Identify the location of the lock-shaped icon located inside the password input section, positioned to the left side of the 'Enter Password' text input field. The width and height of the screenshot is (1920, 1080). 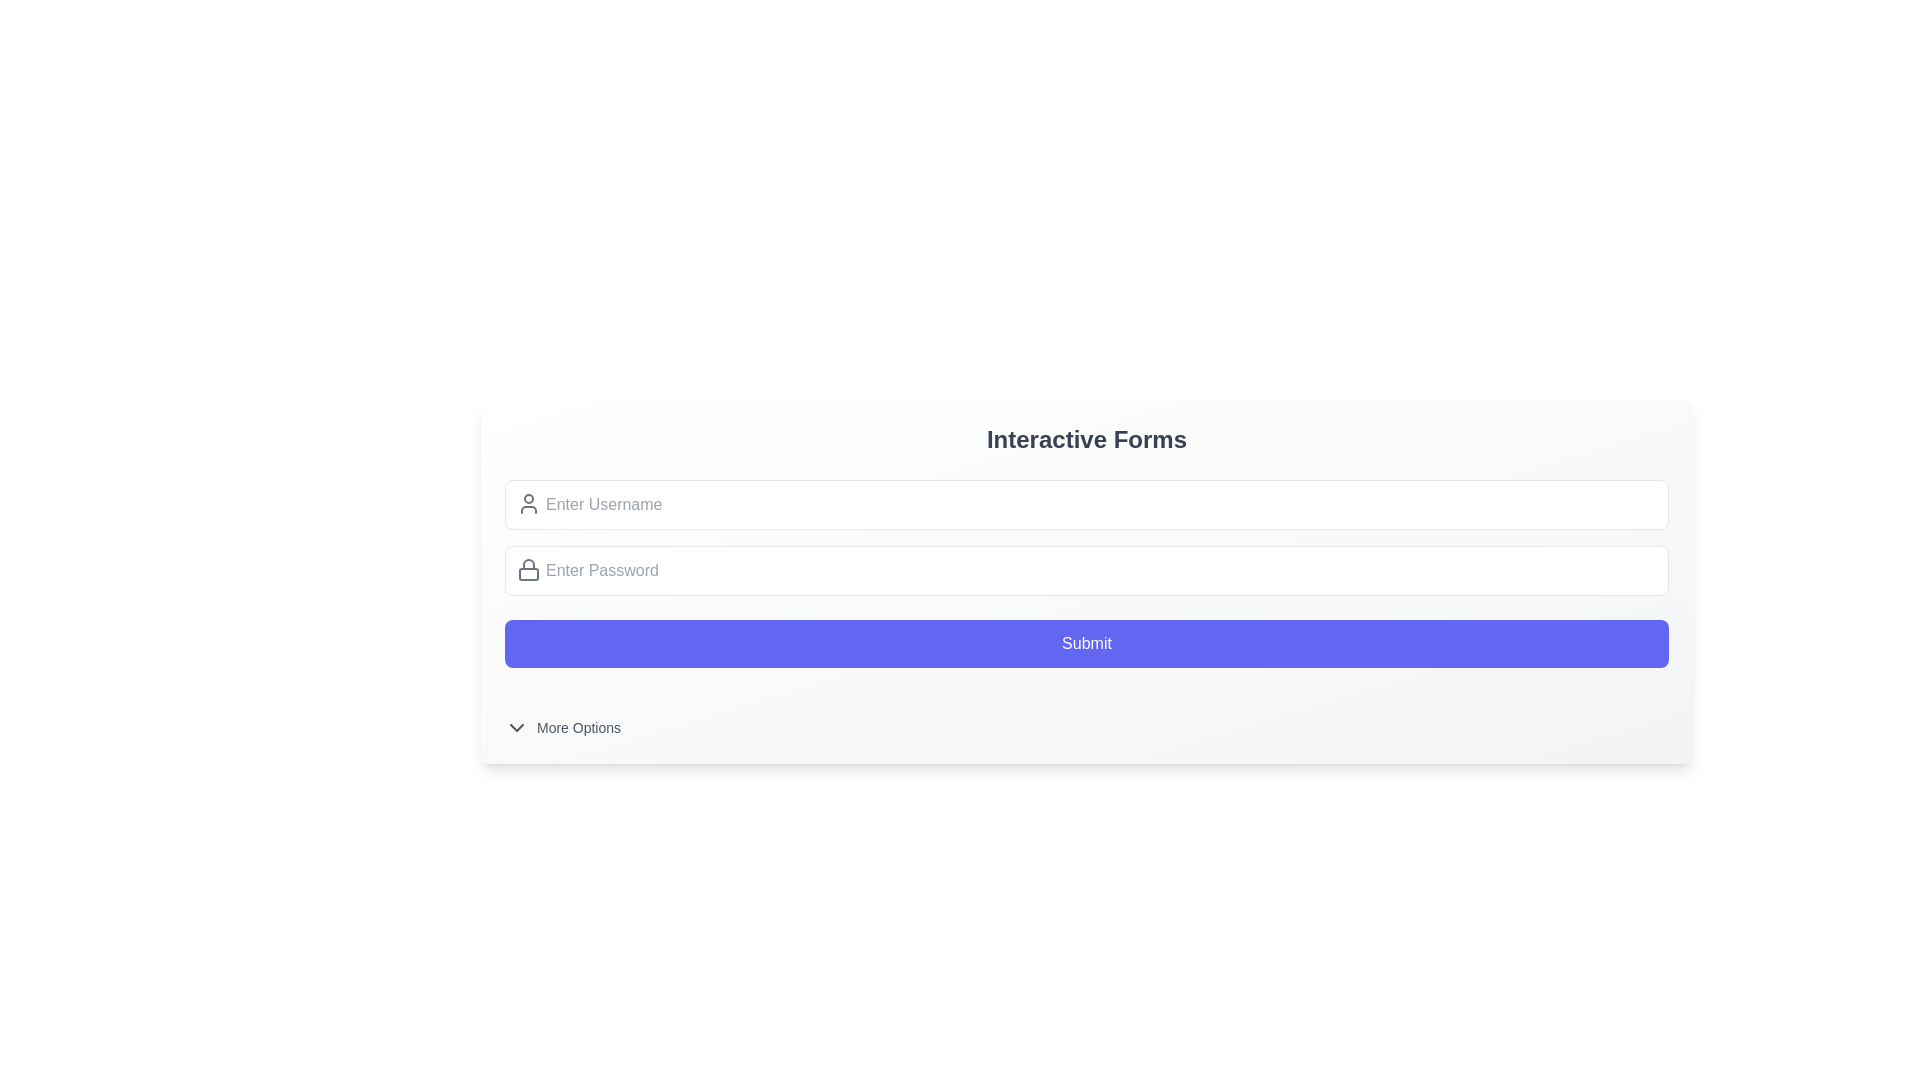
(528, 570).